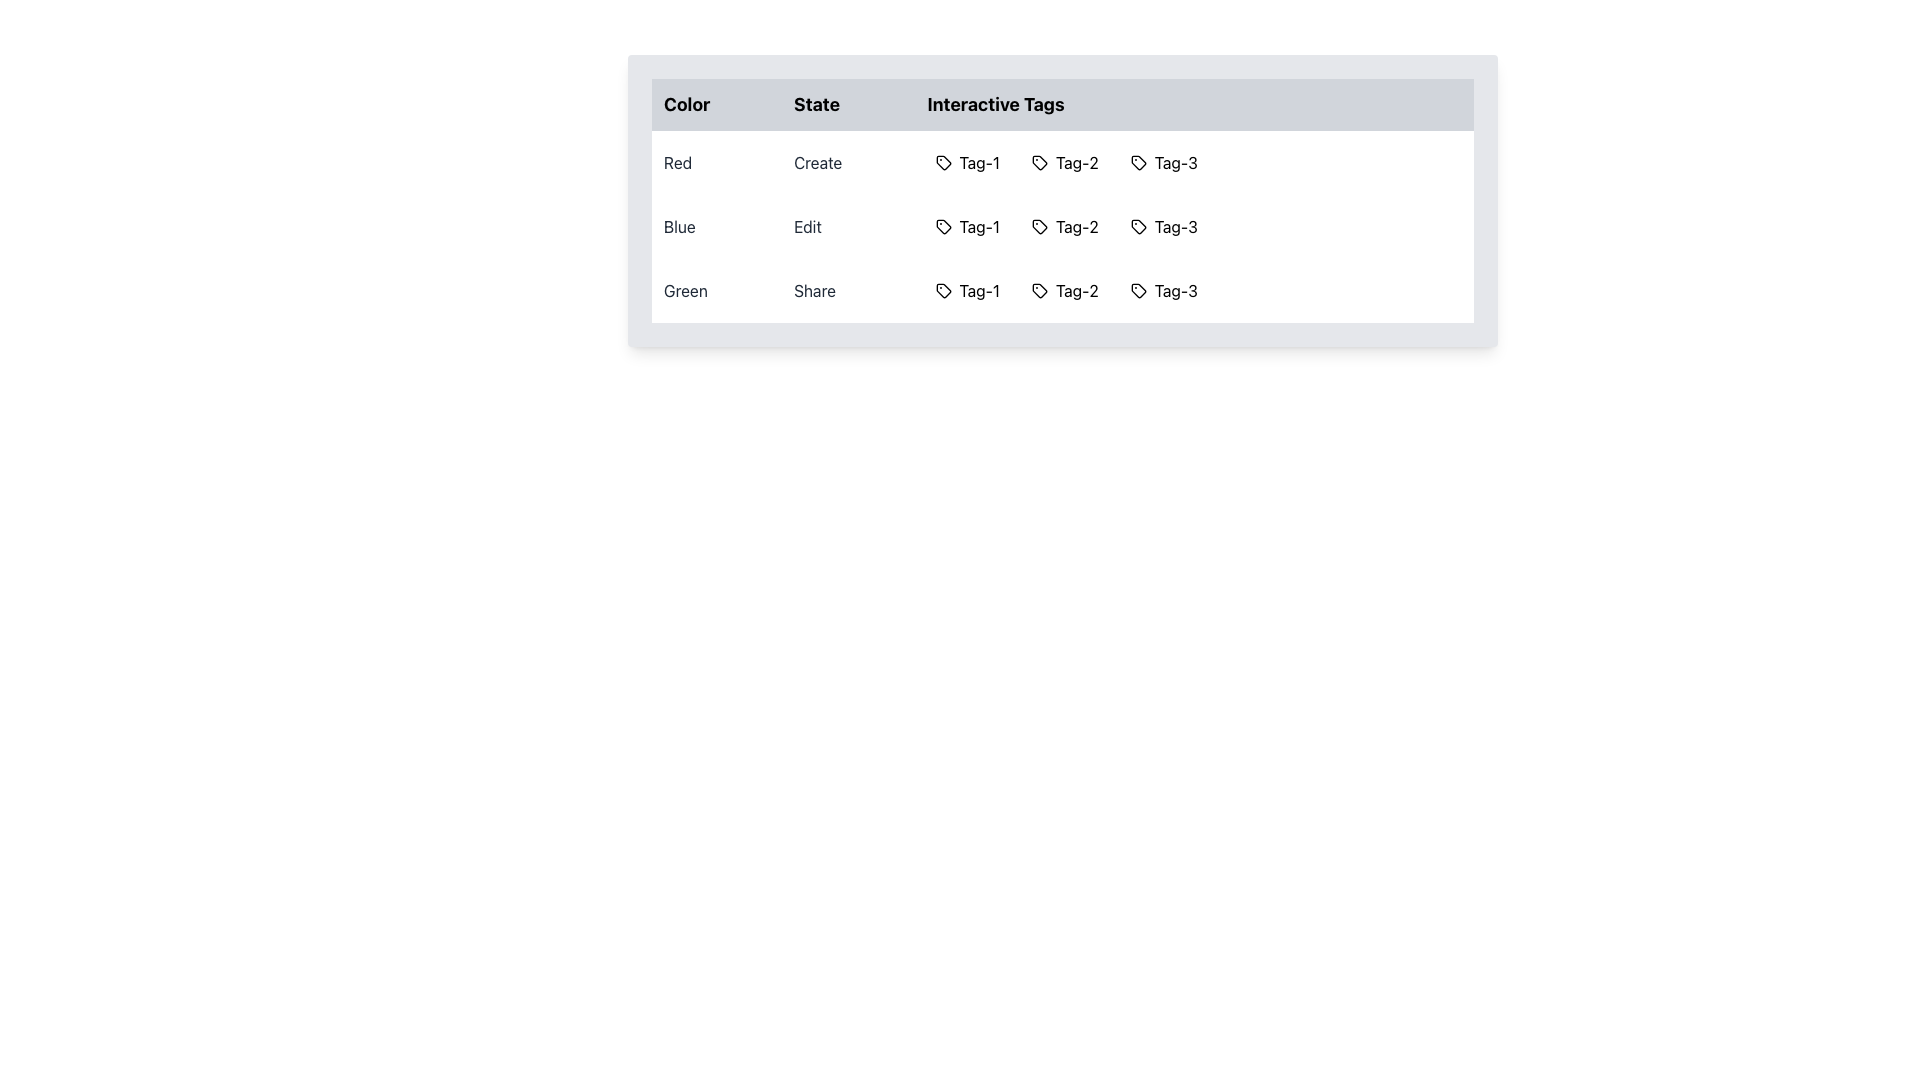 The width and height of the screenshot is (1920, 1080). I want to click on the initial tag, so click(942, 290).